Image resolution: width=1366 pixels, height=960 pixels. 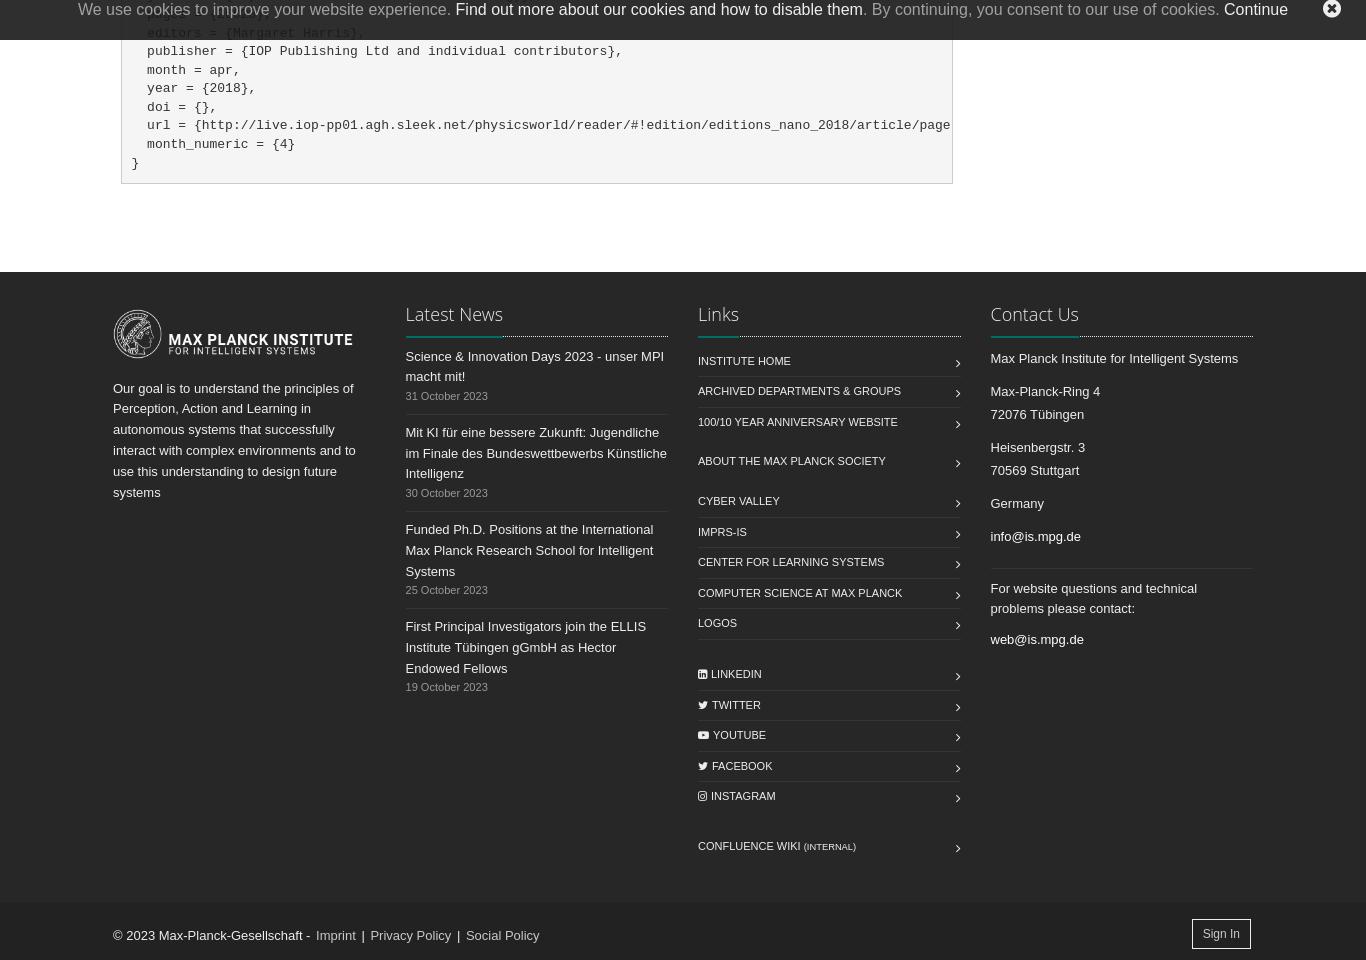 What do you see at coordinates (444, 590) in the screenshot?
I see `'25 October 2023'` at bounding box center [444, 590].